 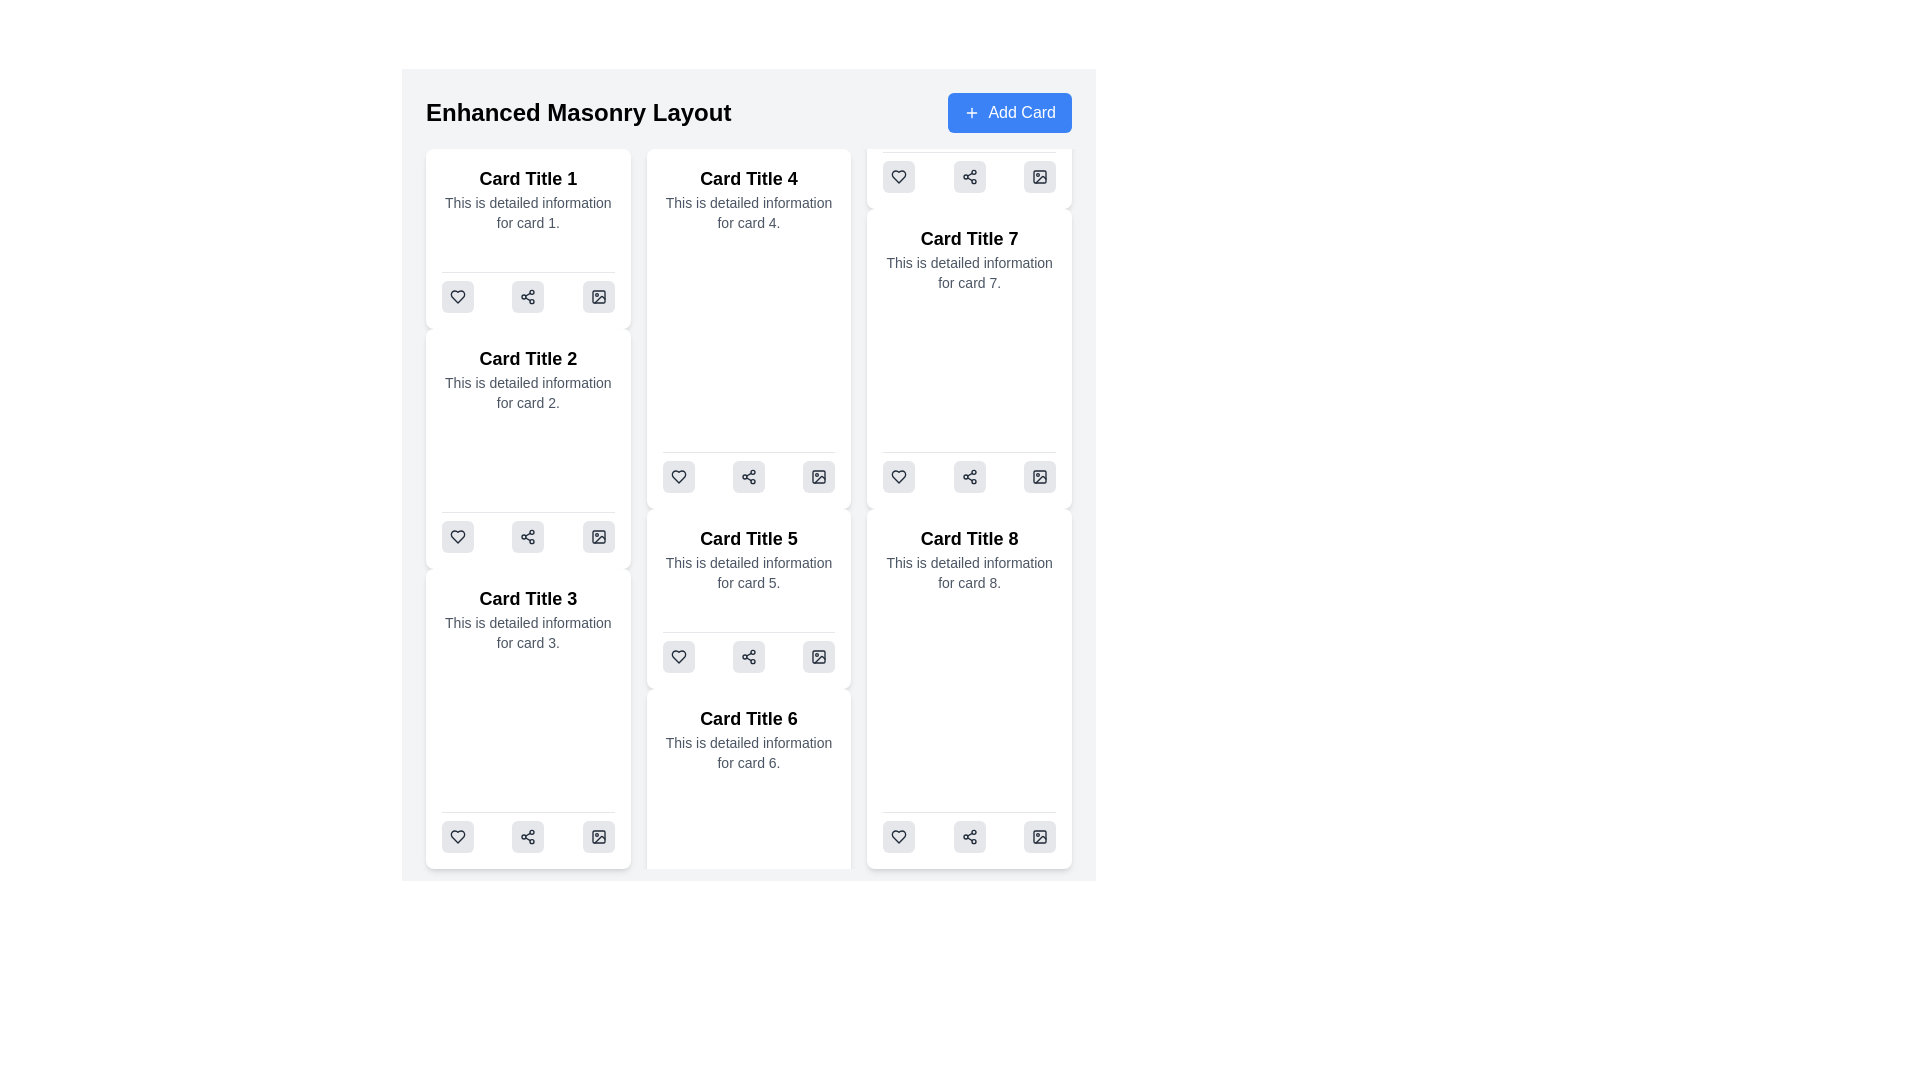 What do you see at coordinates (747, 717) in the screenshot?
I see `the text label styled with a larger font size and bold typeface that contains the text 'Card Title 6', which is located above the detailed description of the sixth card in the middle column` at bounding box center [747, 717].